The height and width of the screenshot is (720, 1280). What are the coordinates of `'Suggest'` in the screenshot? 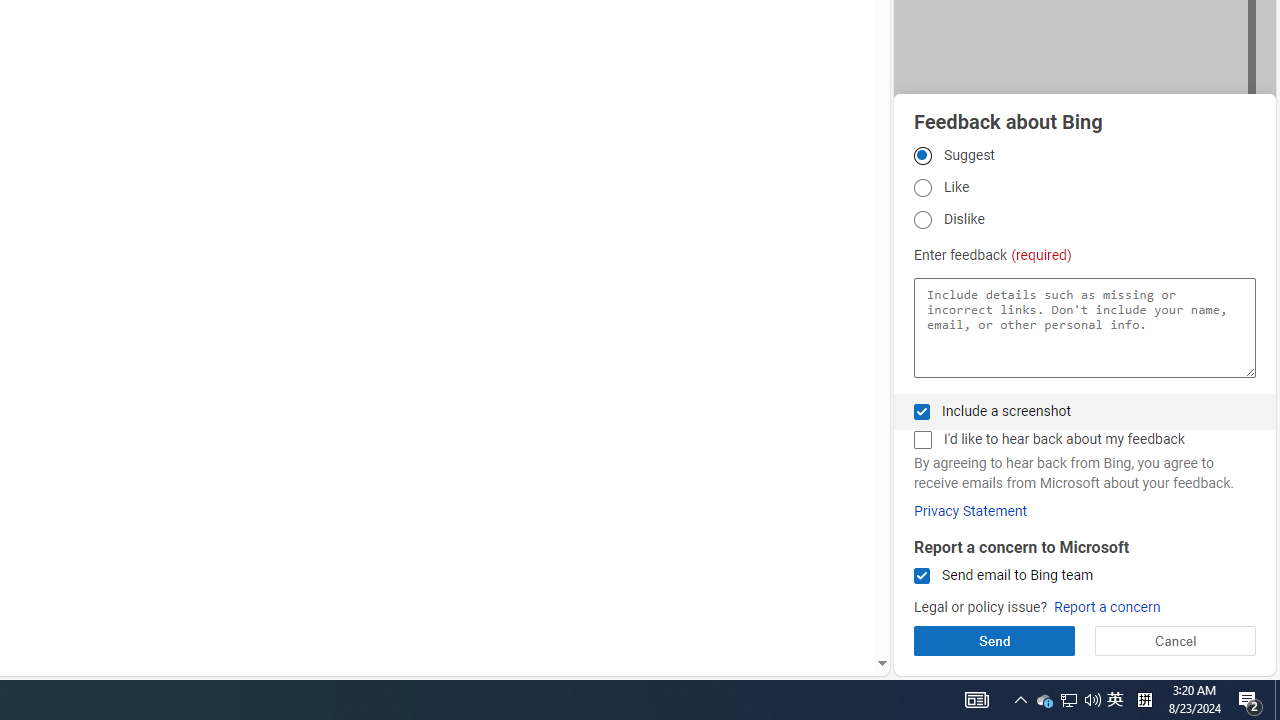 It's located at (921, 154).